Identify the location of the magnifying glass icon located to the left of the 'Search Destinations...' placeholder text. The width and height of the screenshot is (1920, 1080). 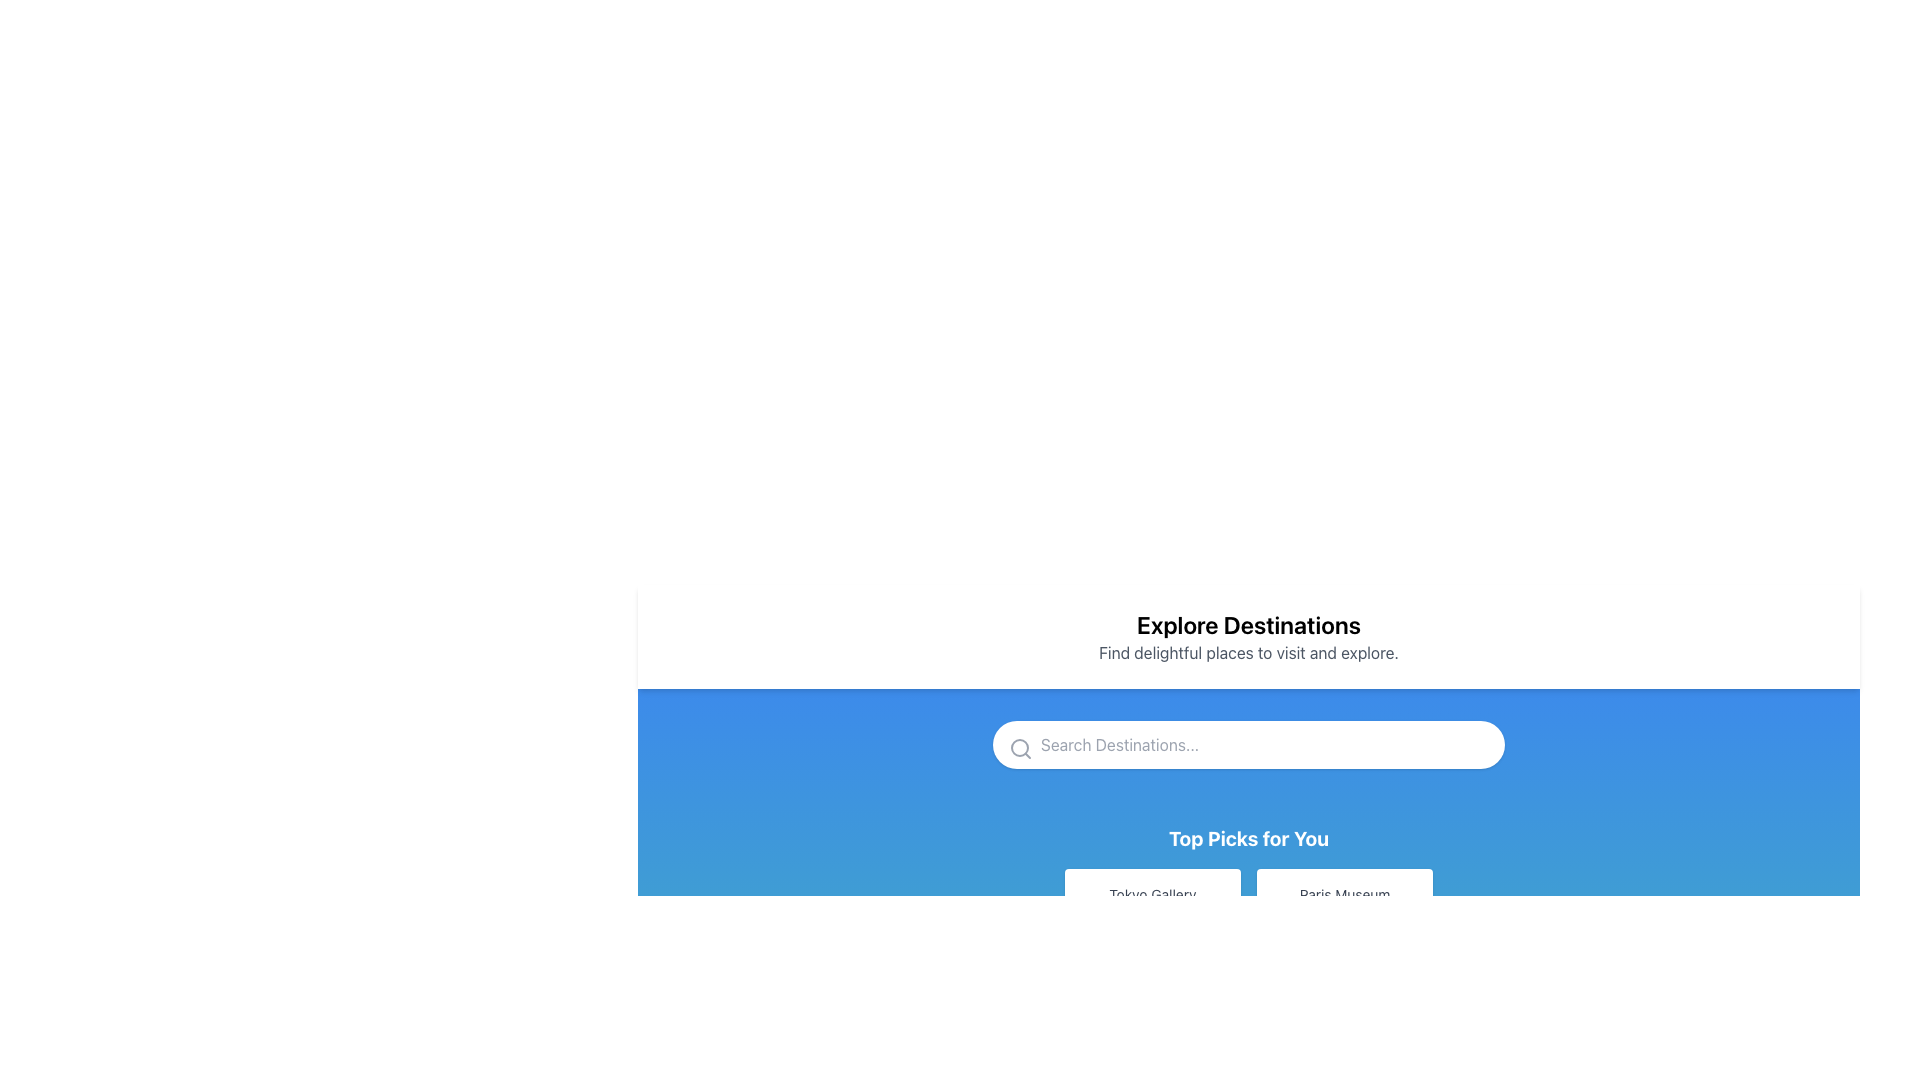
(1021, 748).